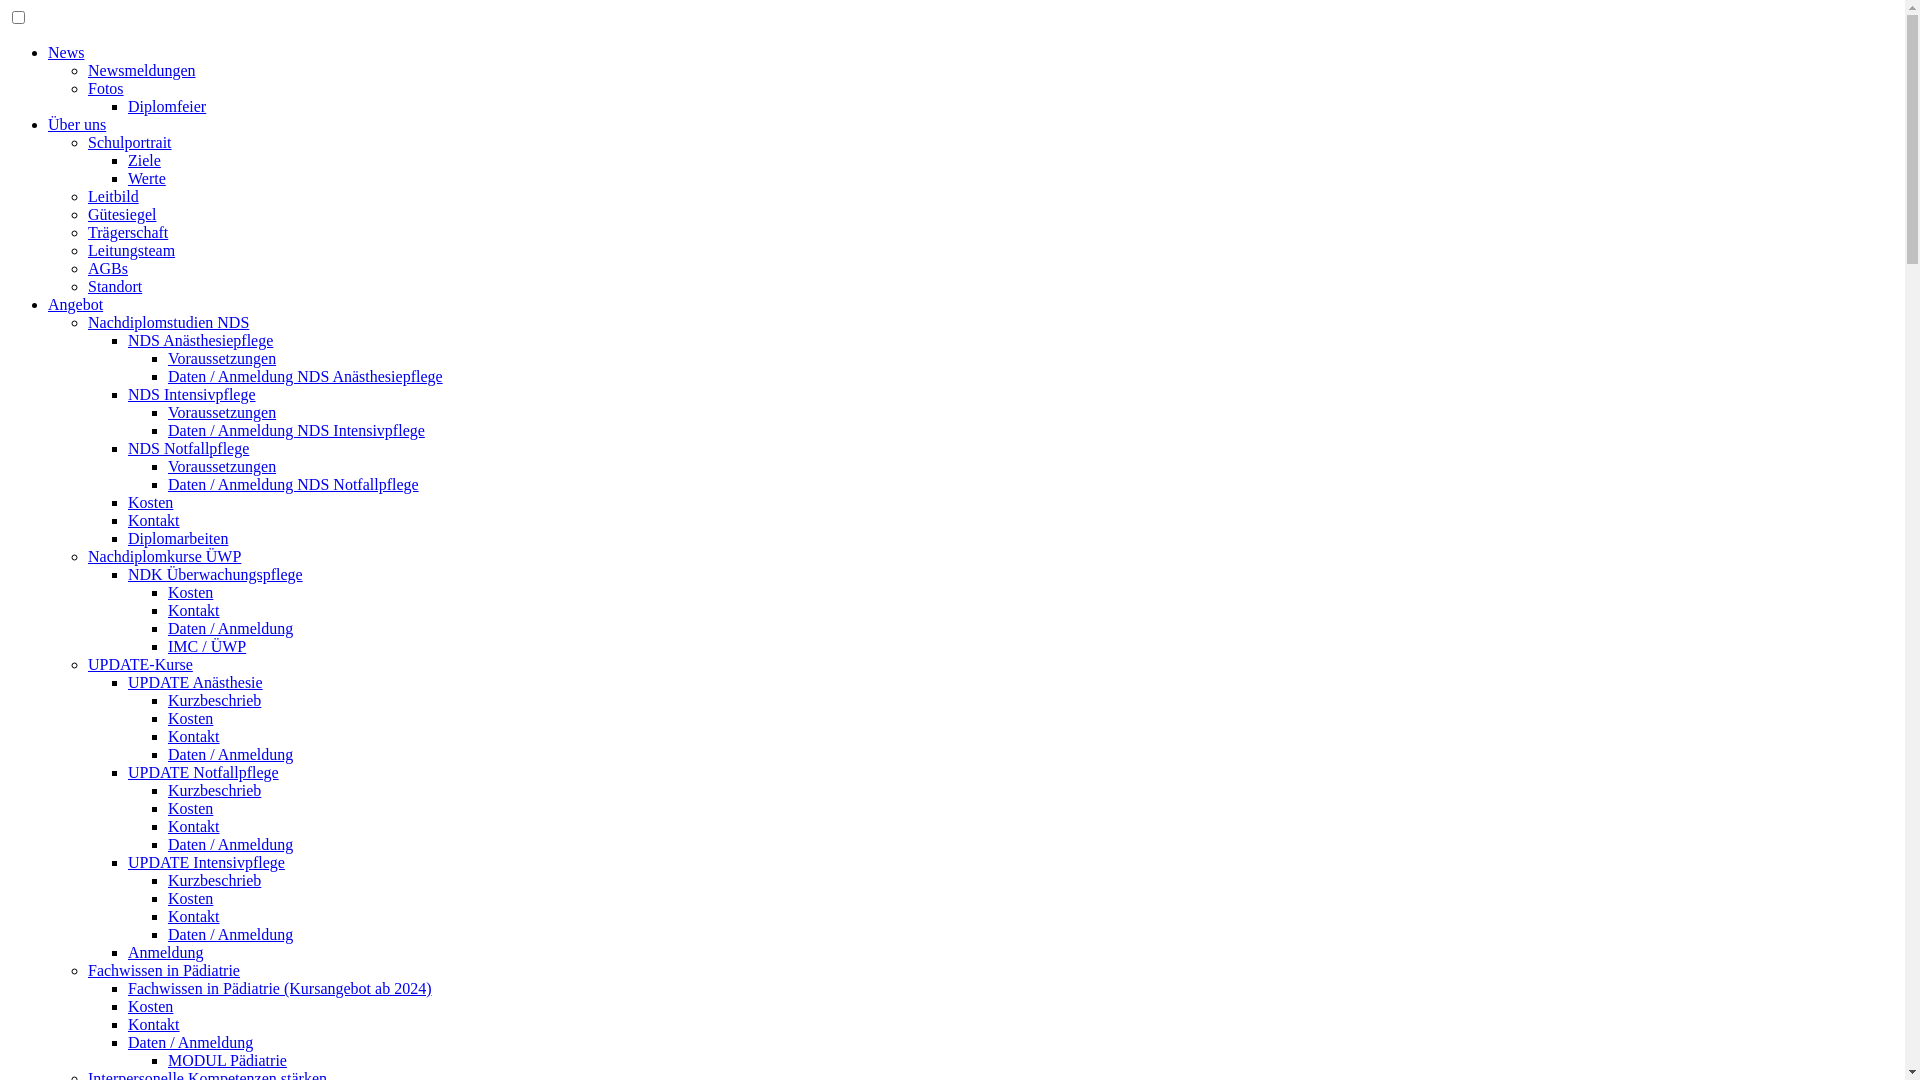  What do you see at coordinates (146, 177) in the screenshot?
I see `'Werte'` at bounding box center [146, 177].